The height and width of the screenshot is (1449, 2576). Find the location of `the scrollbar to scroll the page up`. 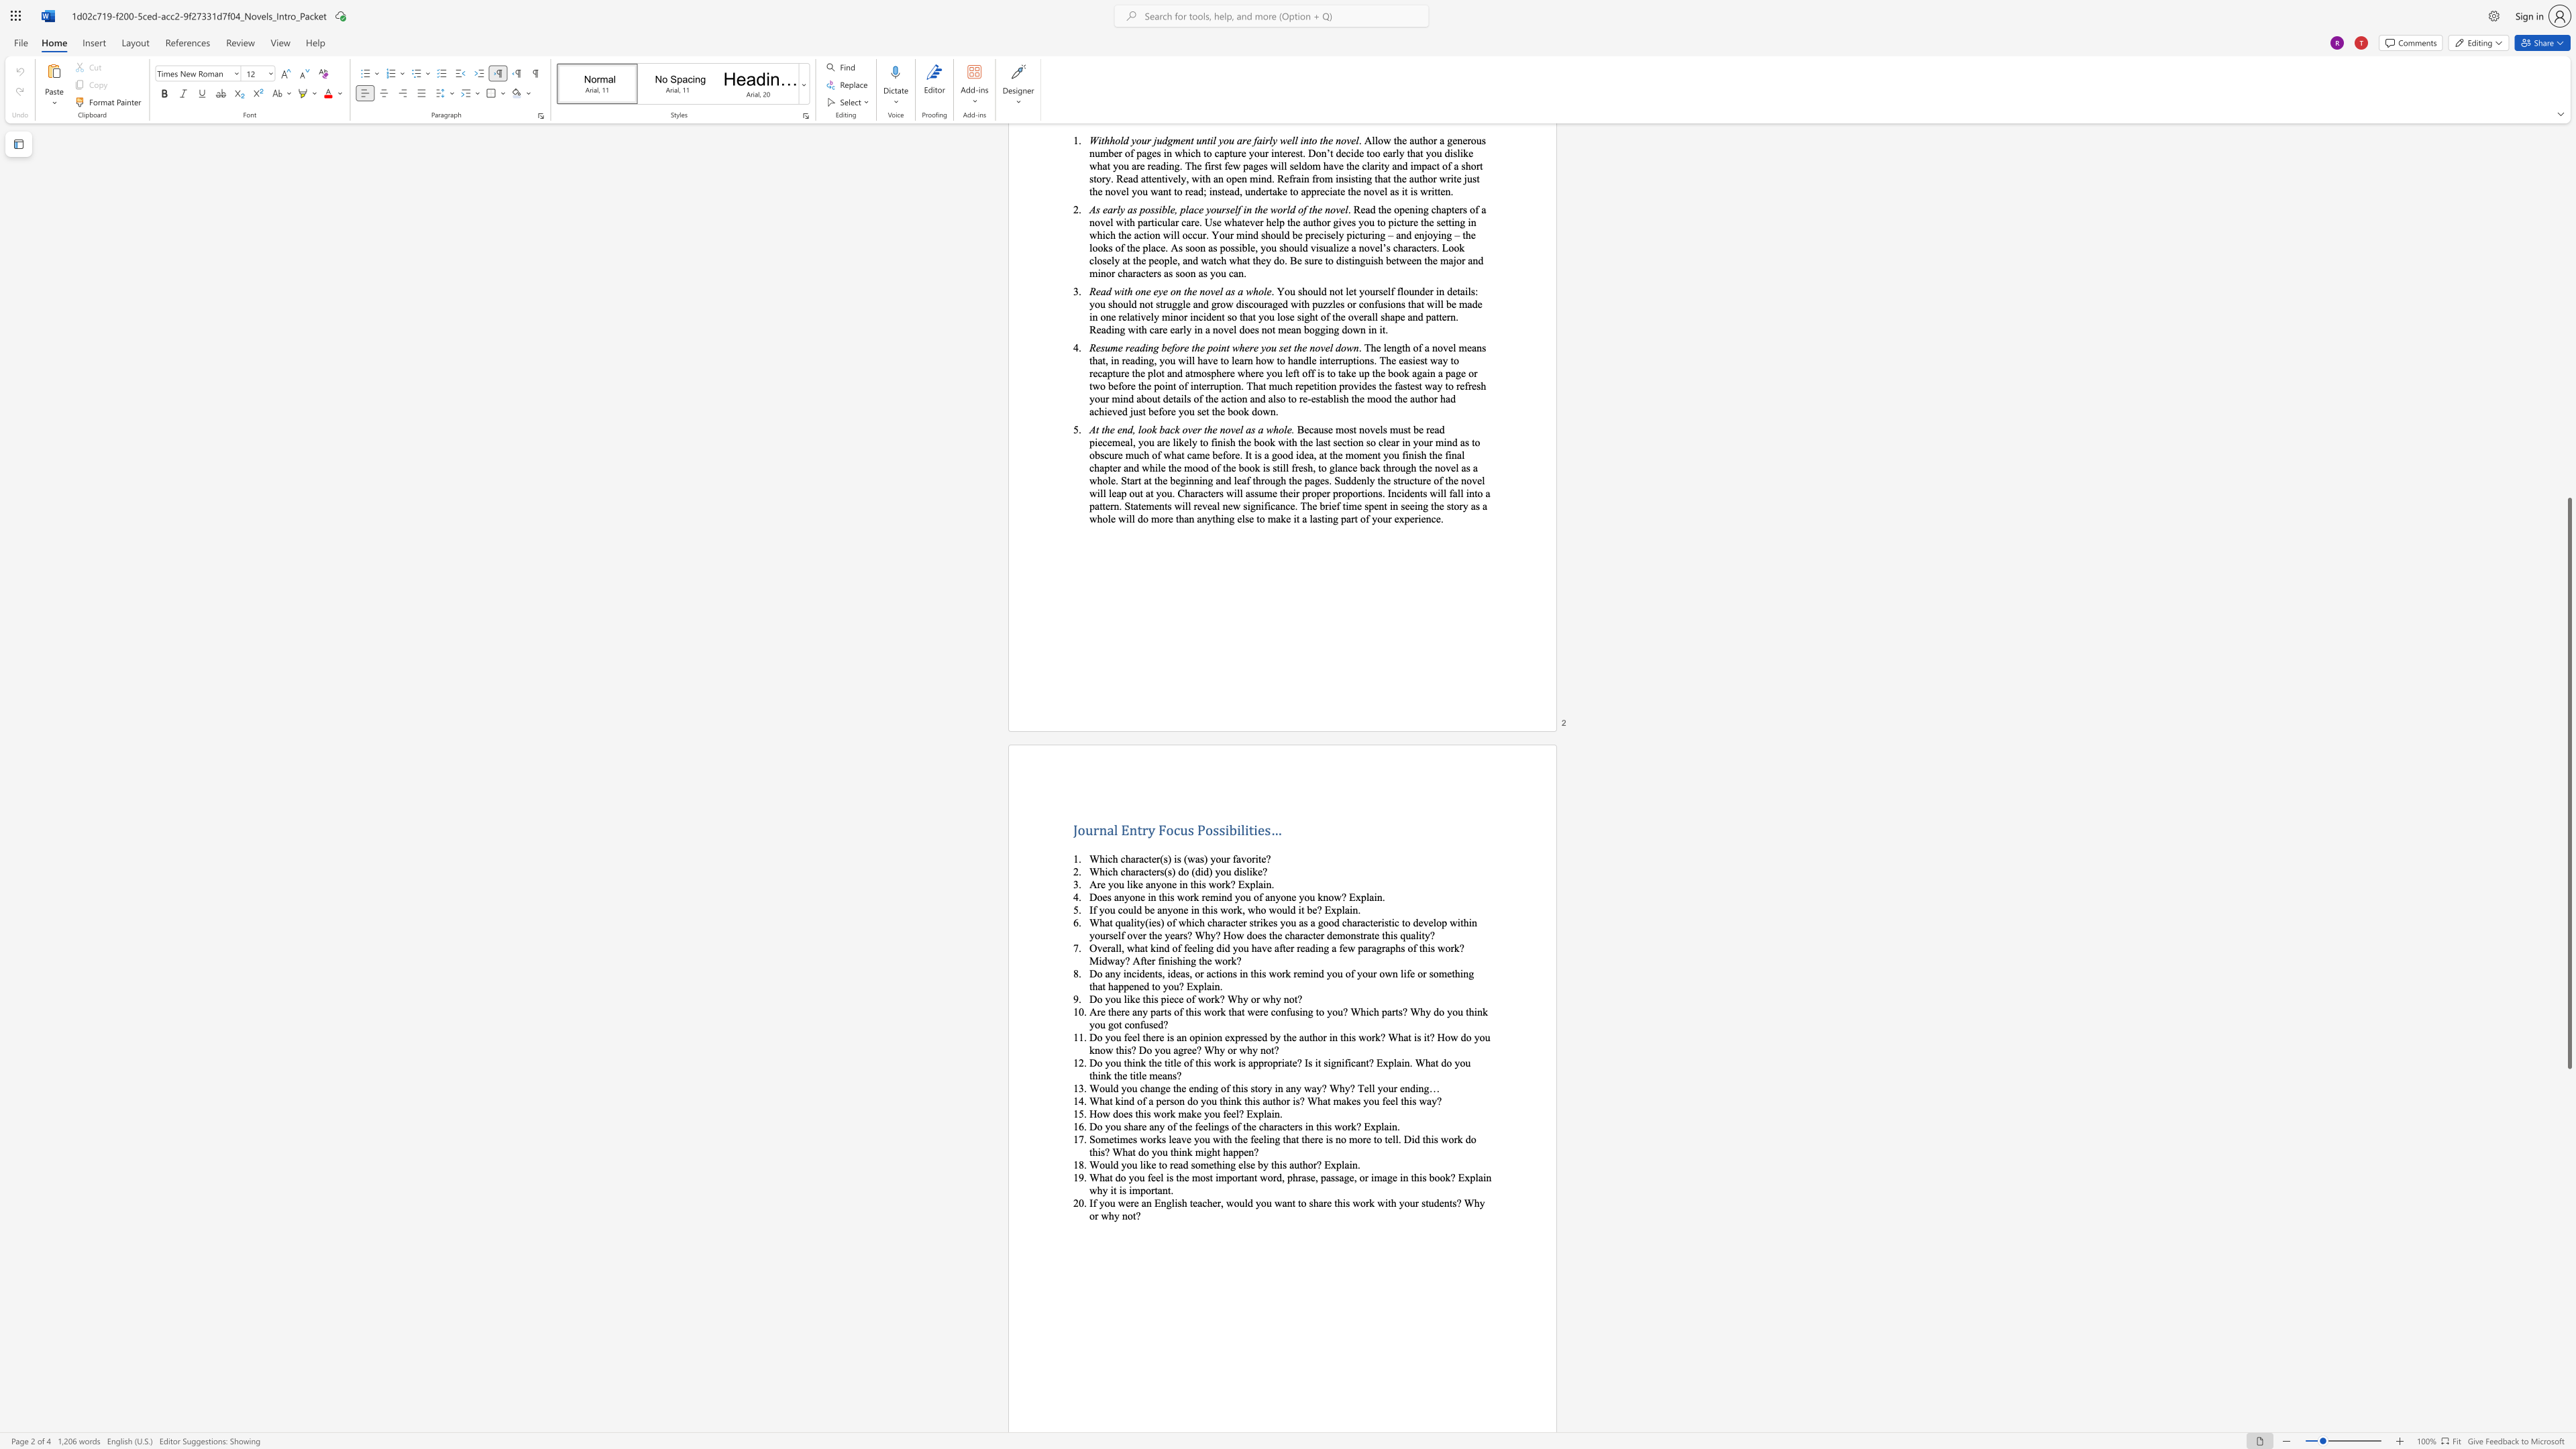

the scrollbar to scroll the page up is located at coordinates (2568, 489).